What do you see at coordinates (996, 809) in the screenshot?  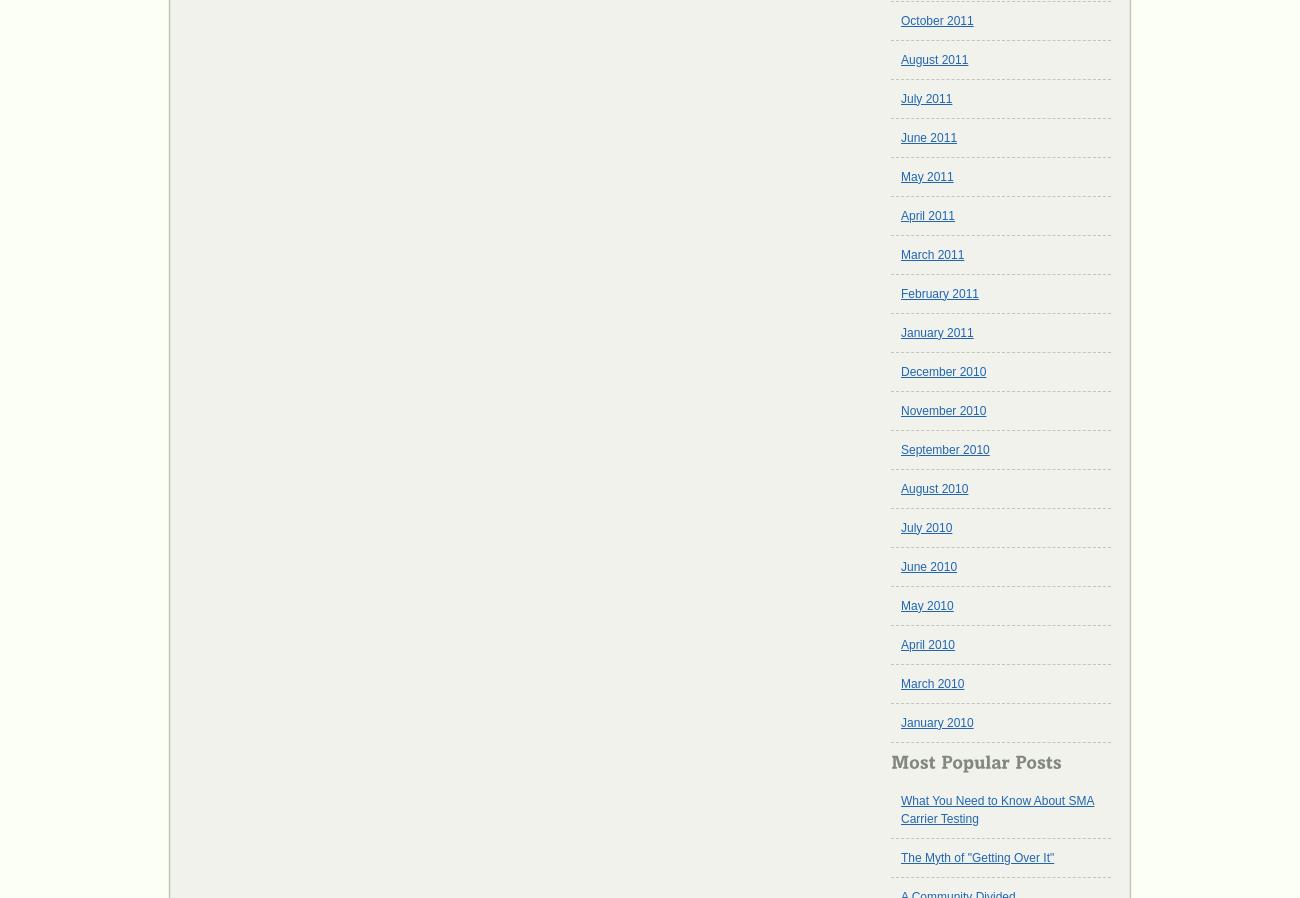 I see `'What You Need to Know About SMA Carrier Testing'` at bounding box center [996, 809].